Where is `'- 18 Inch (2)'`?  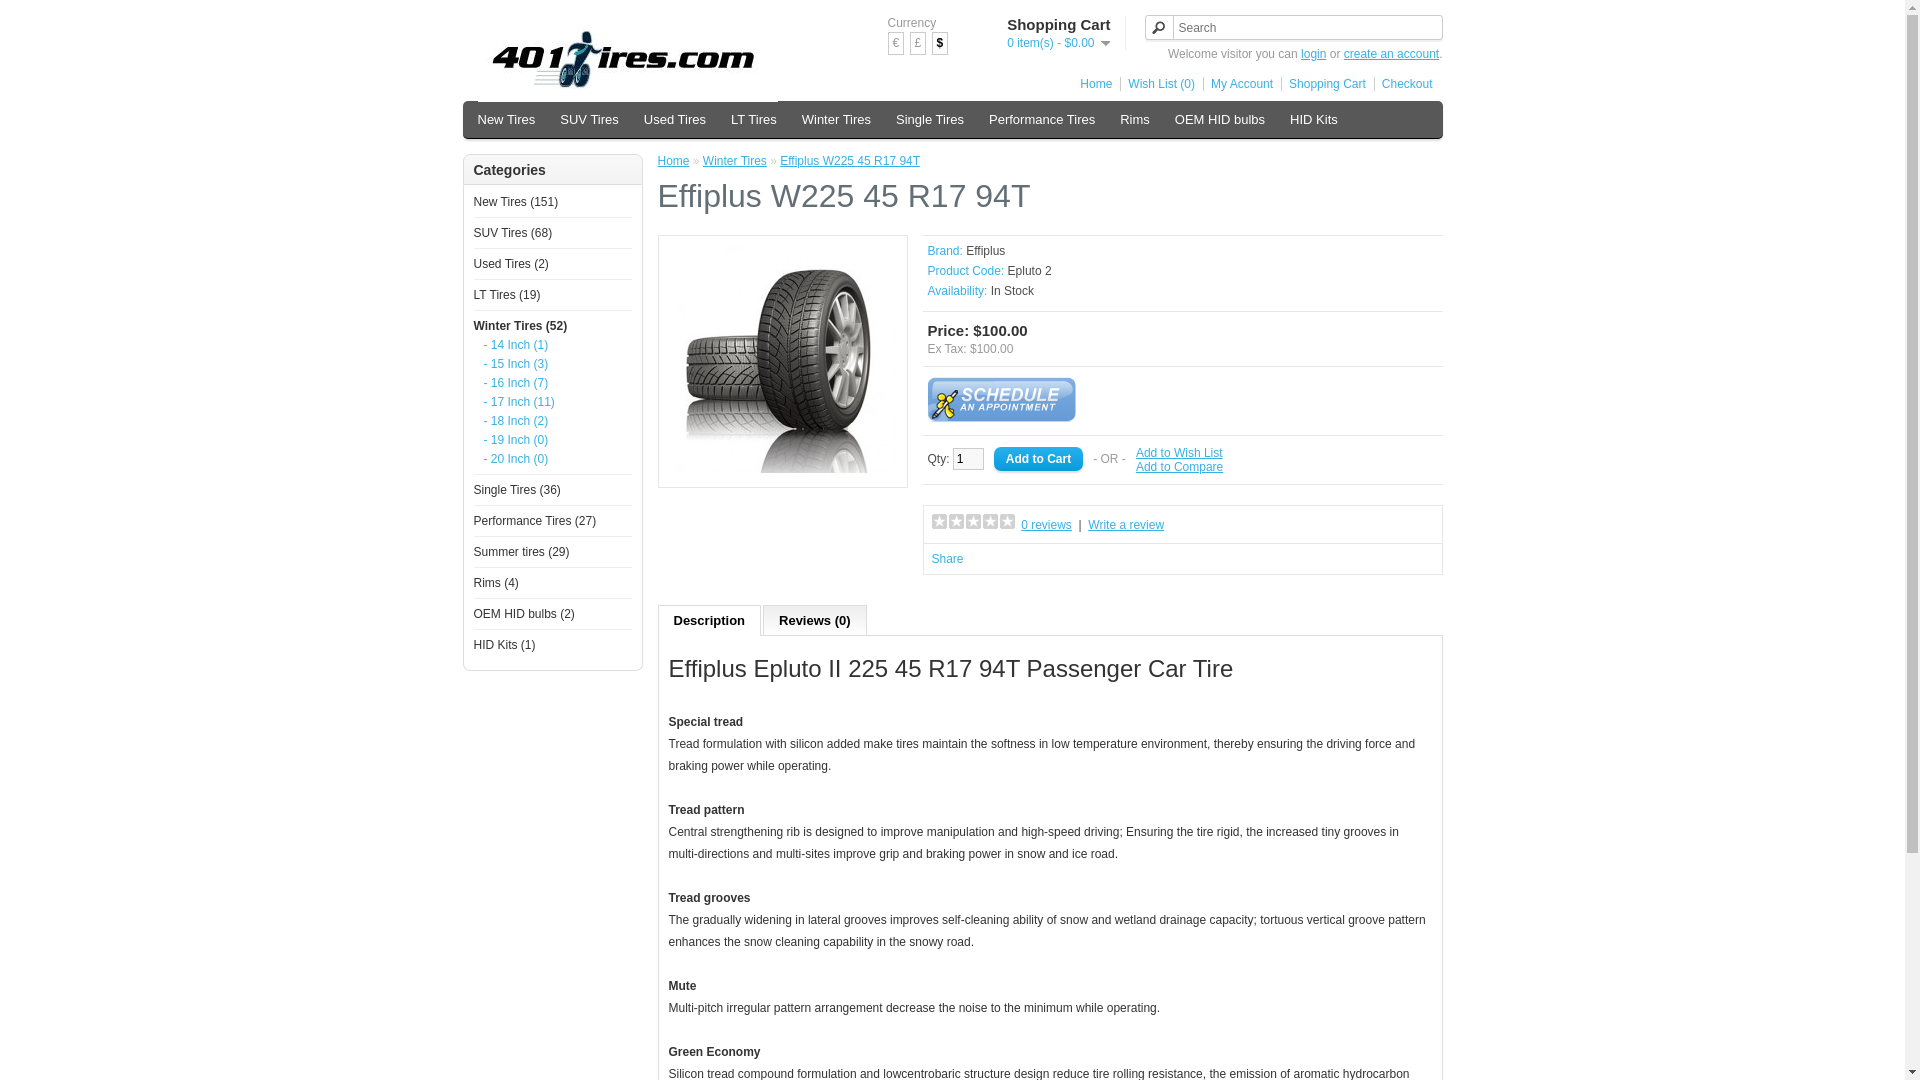 '- 18 Inch (2)' is located at coordinates (484, 419).